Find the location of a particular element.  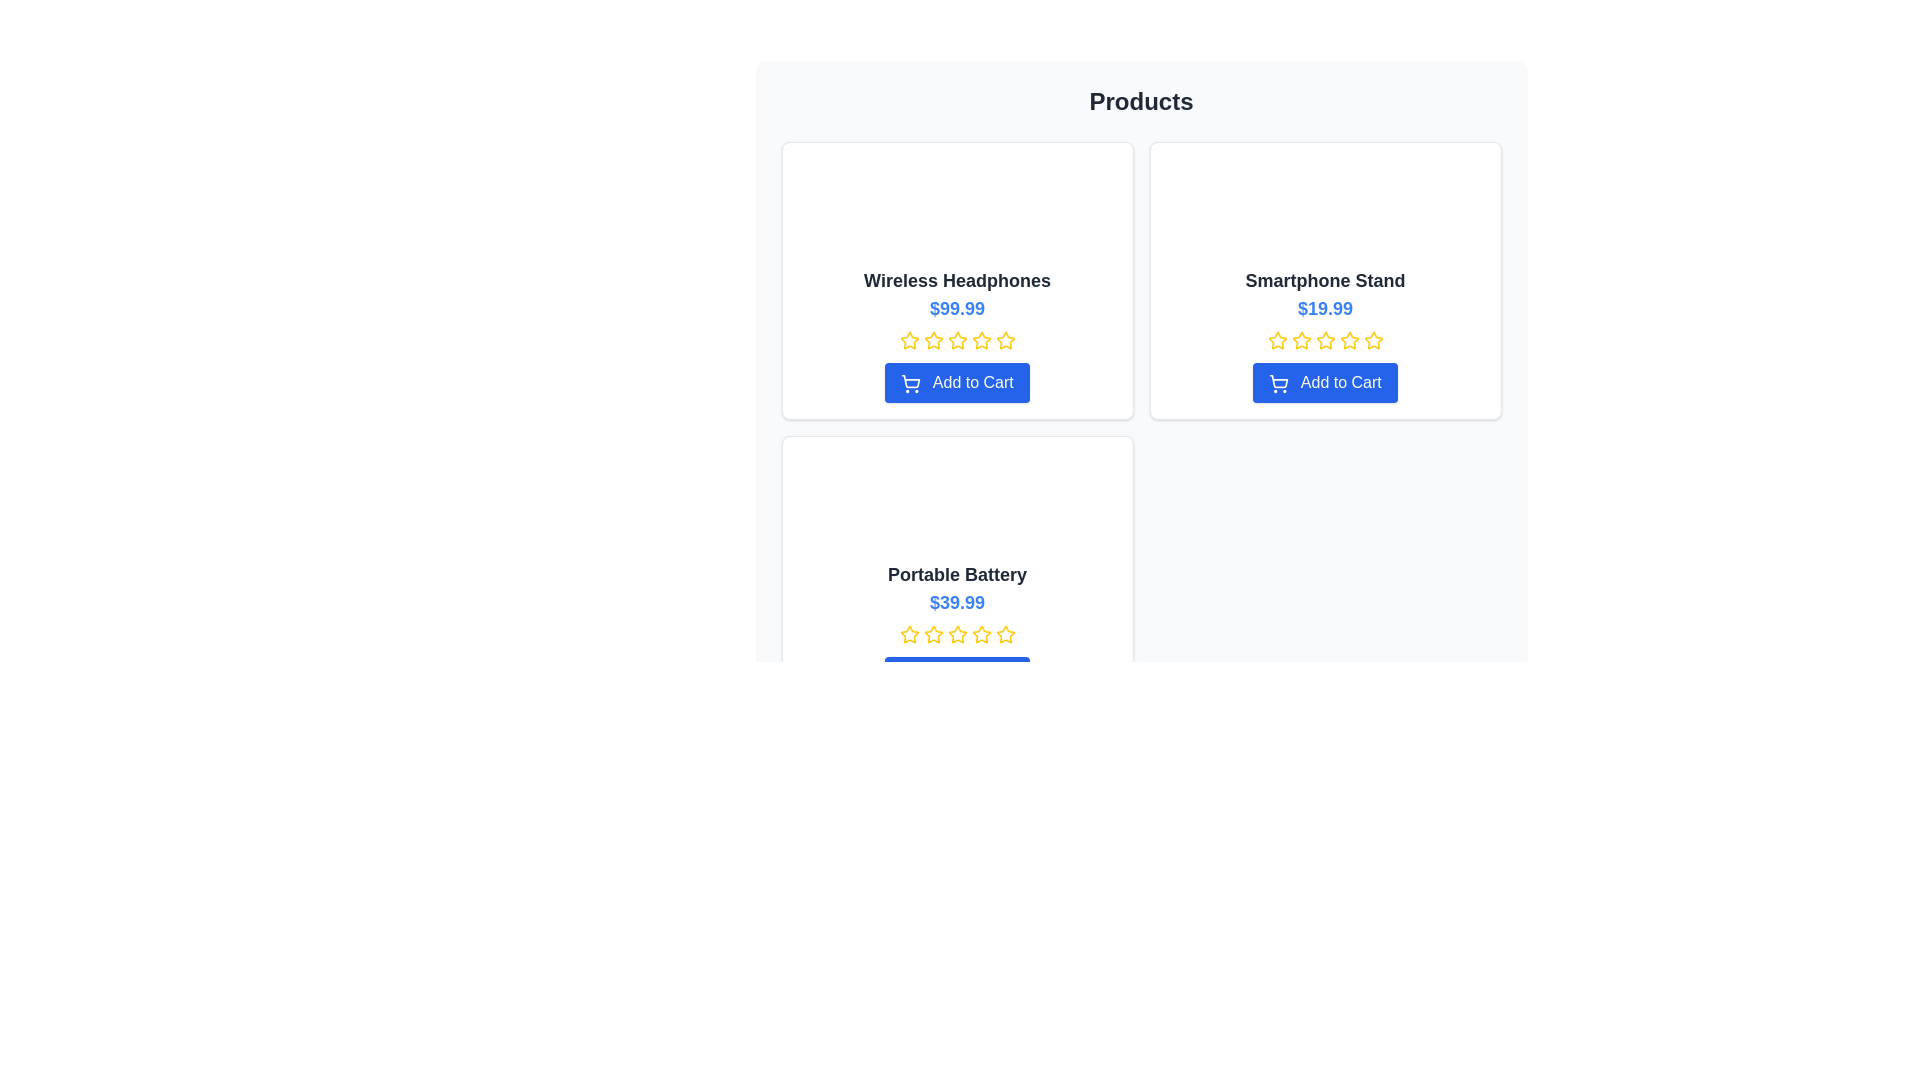

the fifth yellow star icon in the rating system under the 'Smartphone Stand' product card to rate it is located at coordinates (1372, 339).